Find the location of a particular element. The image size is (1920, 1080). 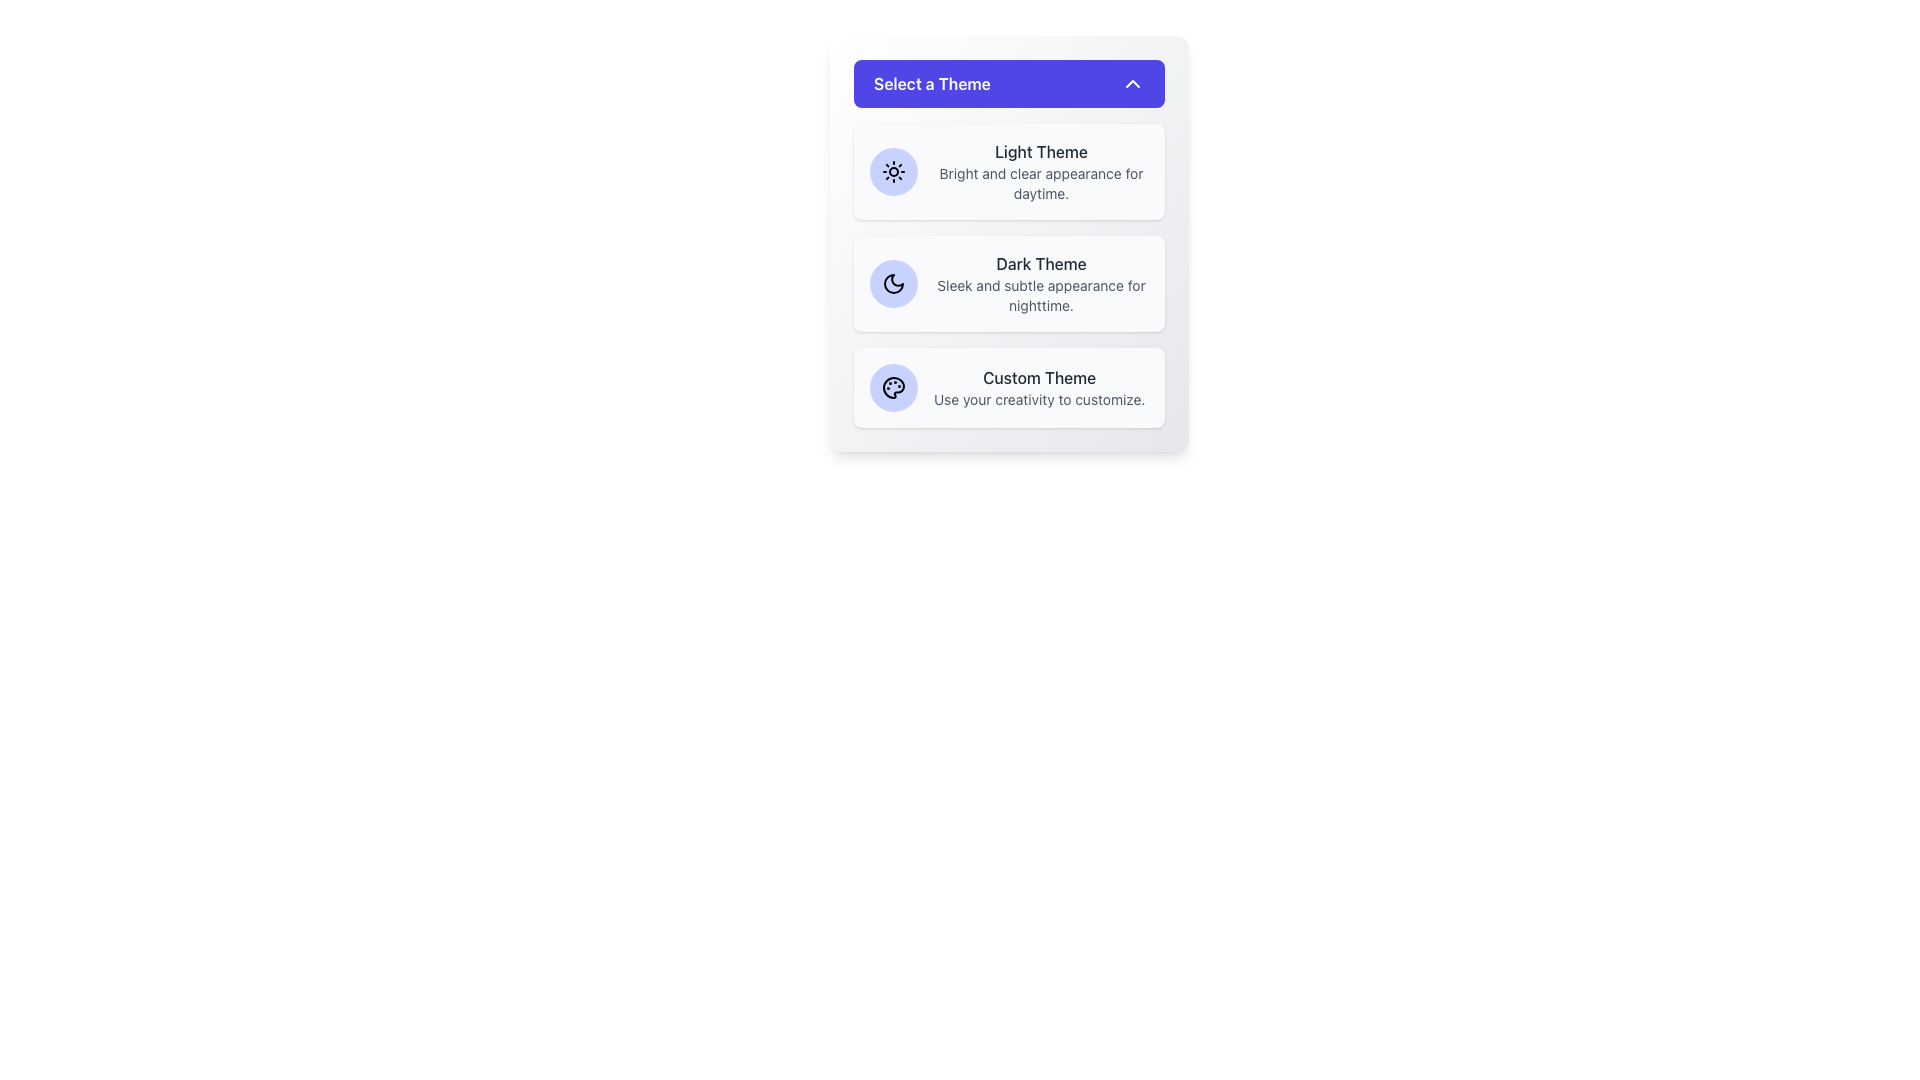

the circular light indigo icon with a moon-like shape and a black outline, located to the left of the 'Dark Theme' text in the three-option list is located at coordinates (892, 284).